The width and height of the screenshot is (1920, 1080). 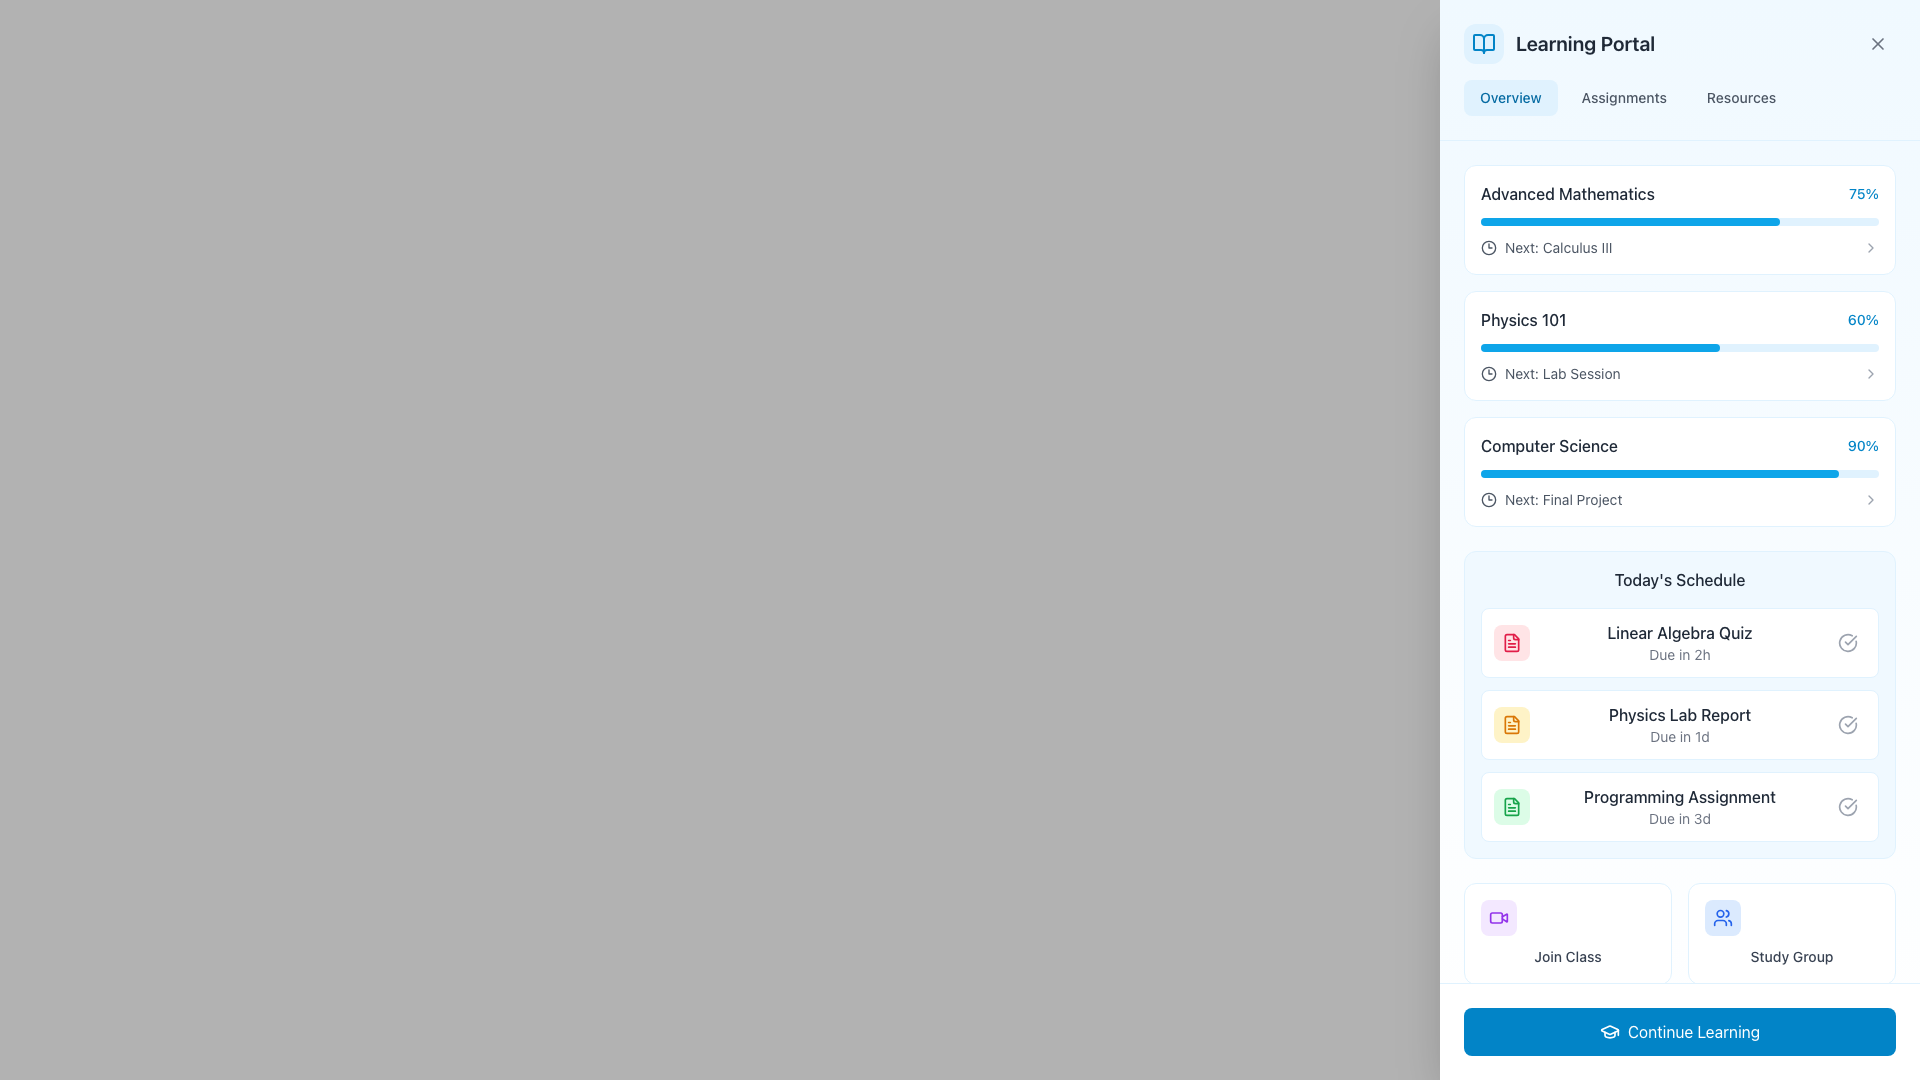 What do you see at coordinates (1722, 918) in the screenshot?
I see `the circular icon depicting two user silhouettes, which is located within the 'Study Group' button at the bottom right of the 'Today's Schedule' panel` at bounding box center [1722, 918].